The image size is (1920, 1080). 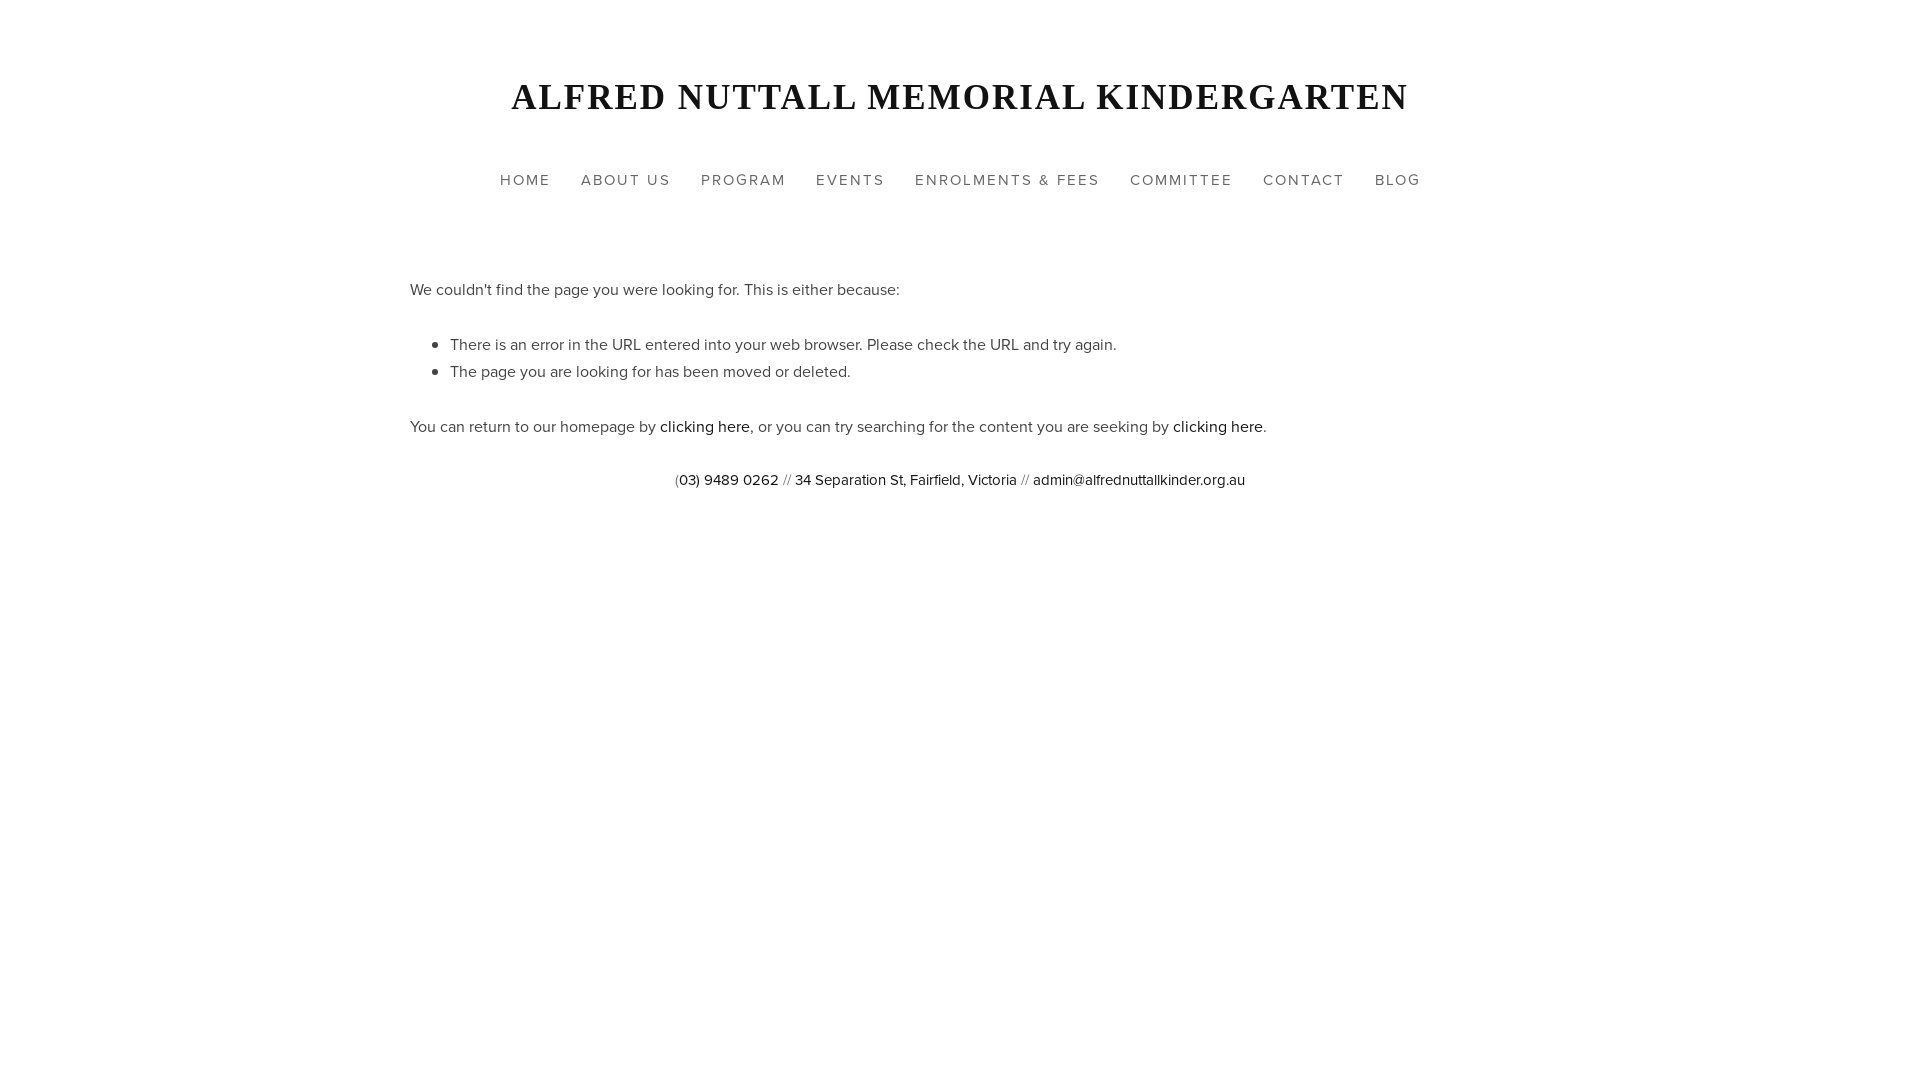 What do you see at coordinates (1248, 180) in the screenshot?
I see `'CONTACT'` at bounding box center [1248, 180].